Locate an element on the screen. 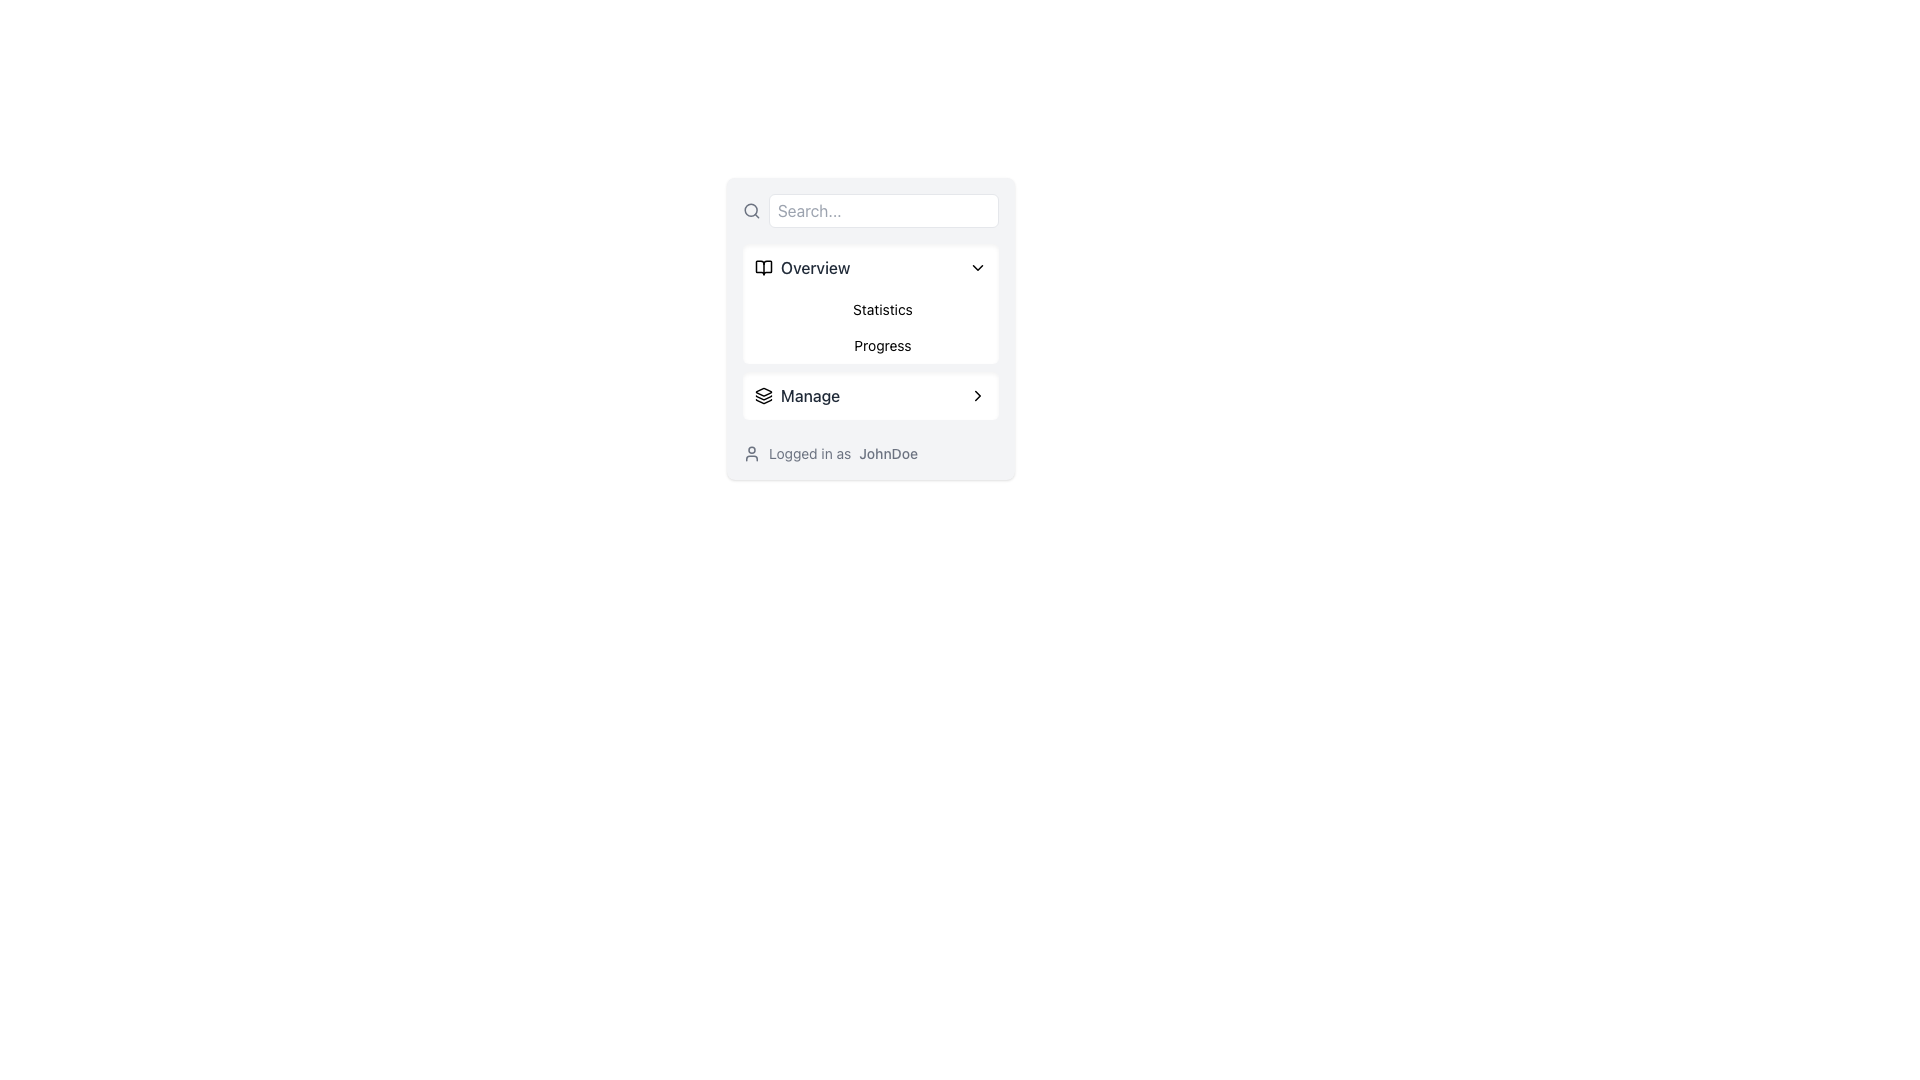 This screenshot has height=1080, width=1920. the topmost triangular icon in the layering icon set, which is designed to indicate layers or hierarchy is located at coordinates (762, 392).